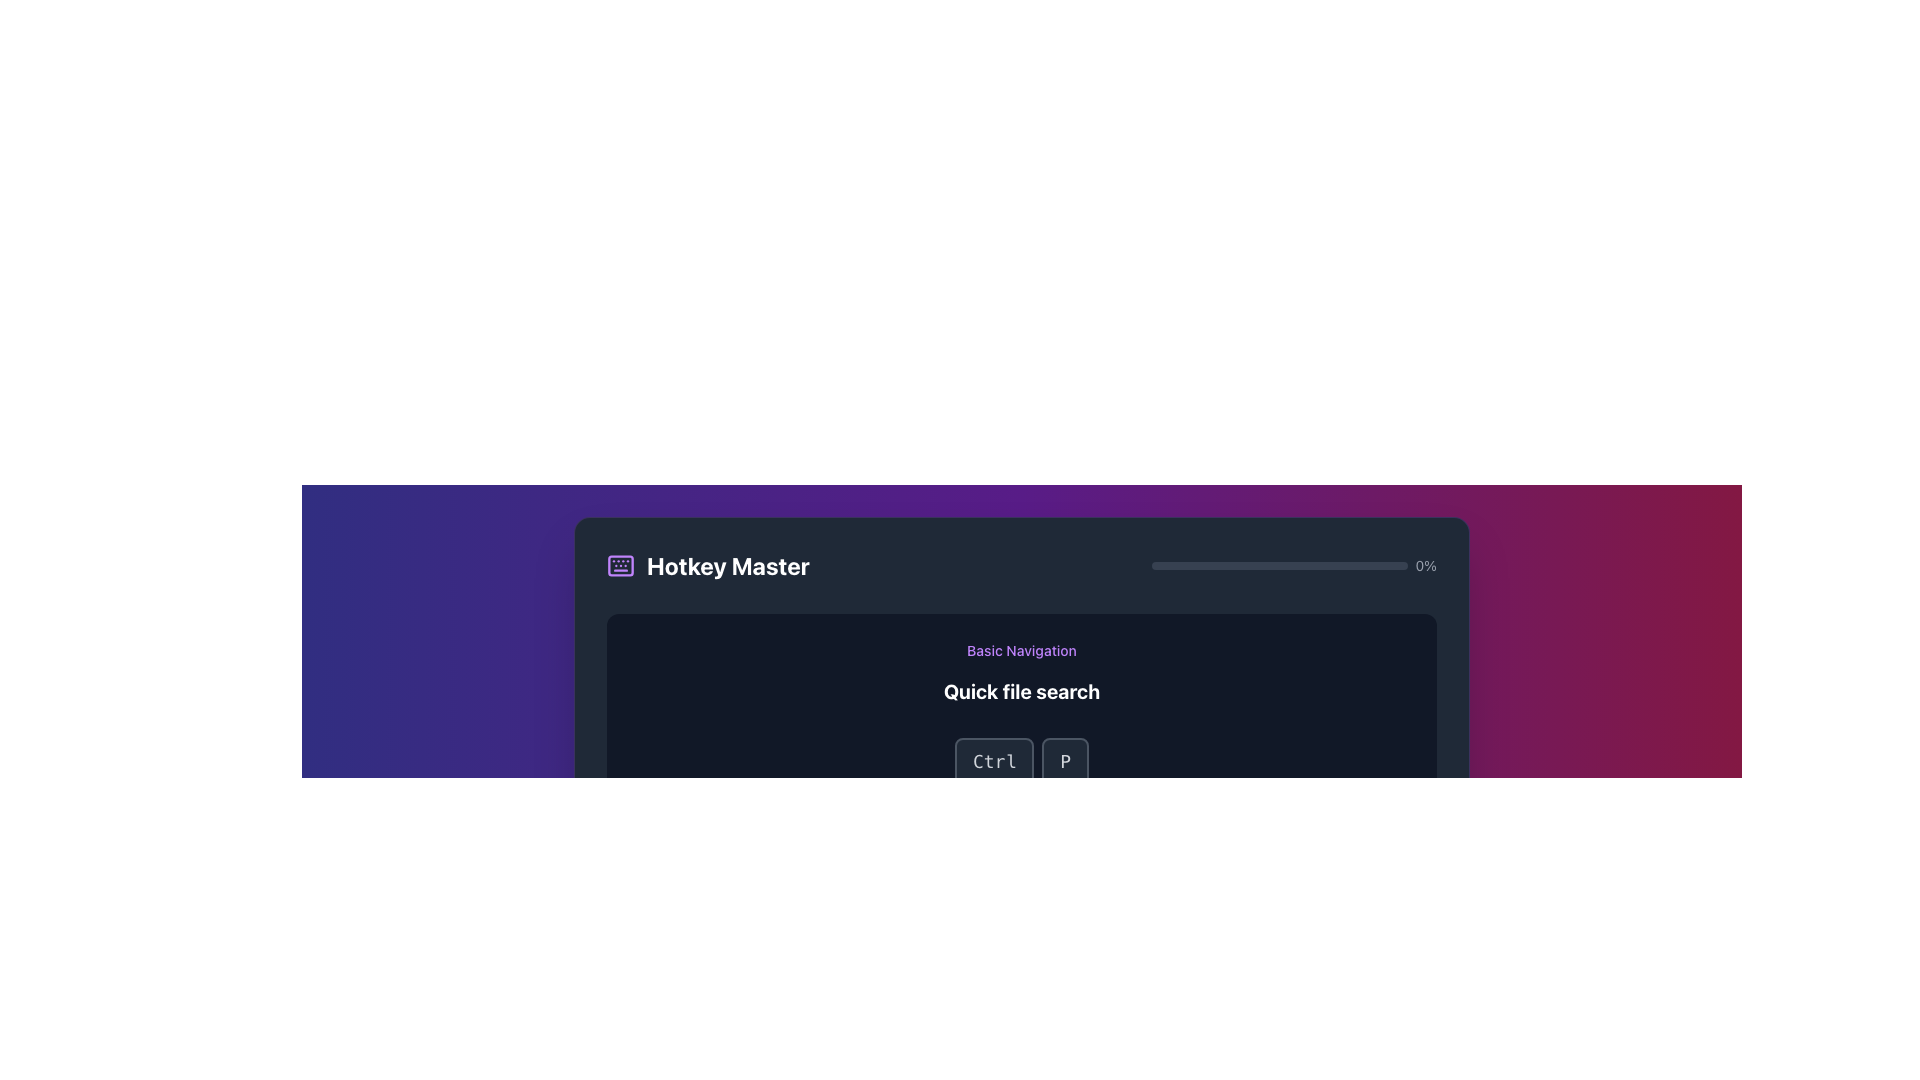 The height and width of the screenshot is (1080, 1920). What do you see at coordinates (619, 566) in the screenshot?
I see `the keyboard icon with a purple tint located to the left of the 'Hotkey Master' text in the header area` at bounding box center [619, 566].